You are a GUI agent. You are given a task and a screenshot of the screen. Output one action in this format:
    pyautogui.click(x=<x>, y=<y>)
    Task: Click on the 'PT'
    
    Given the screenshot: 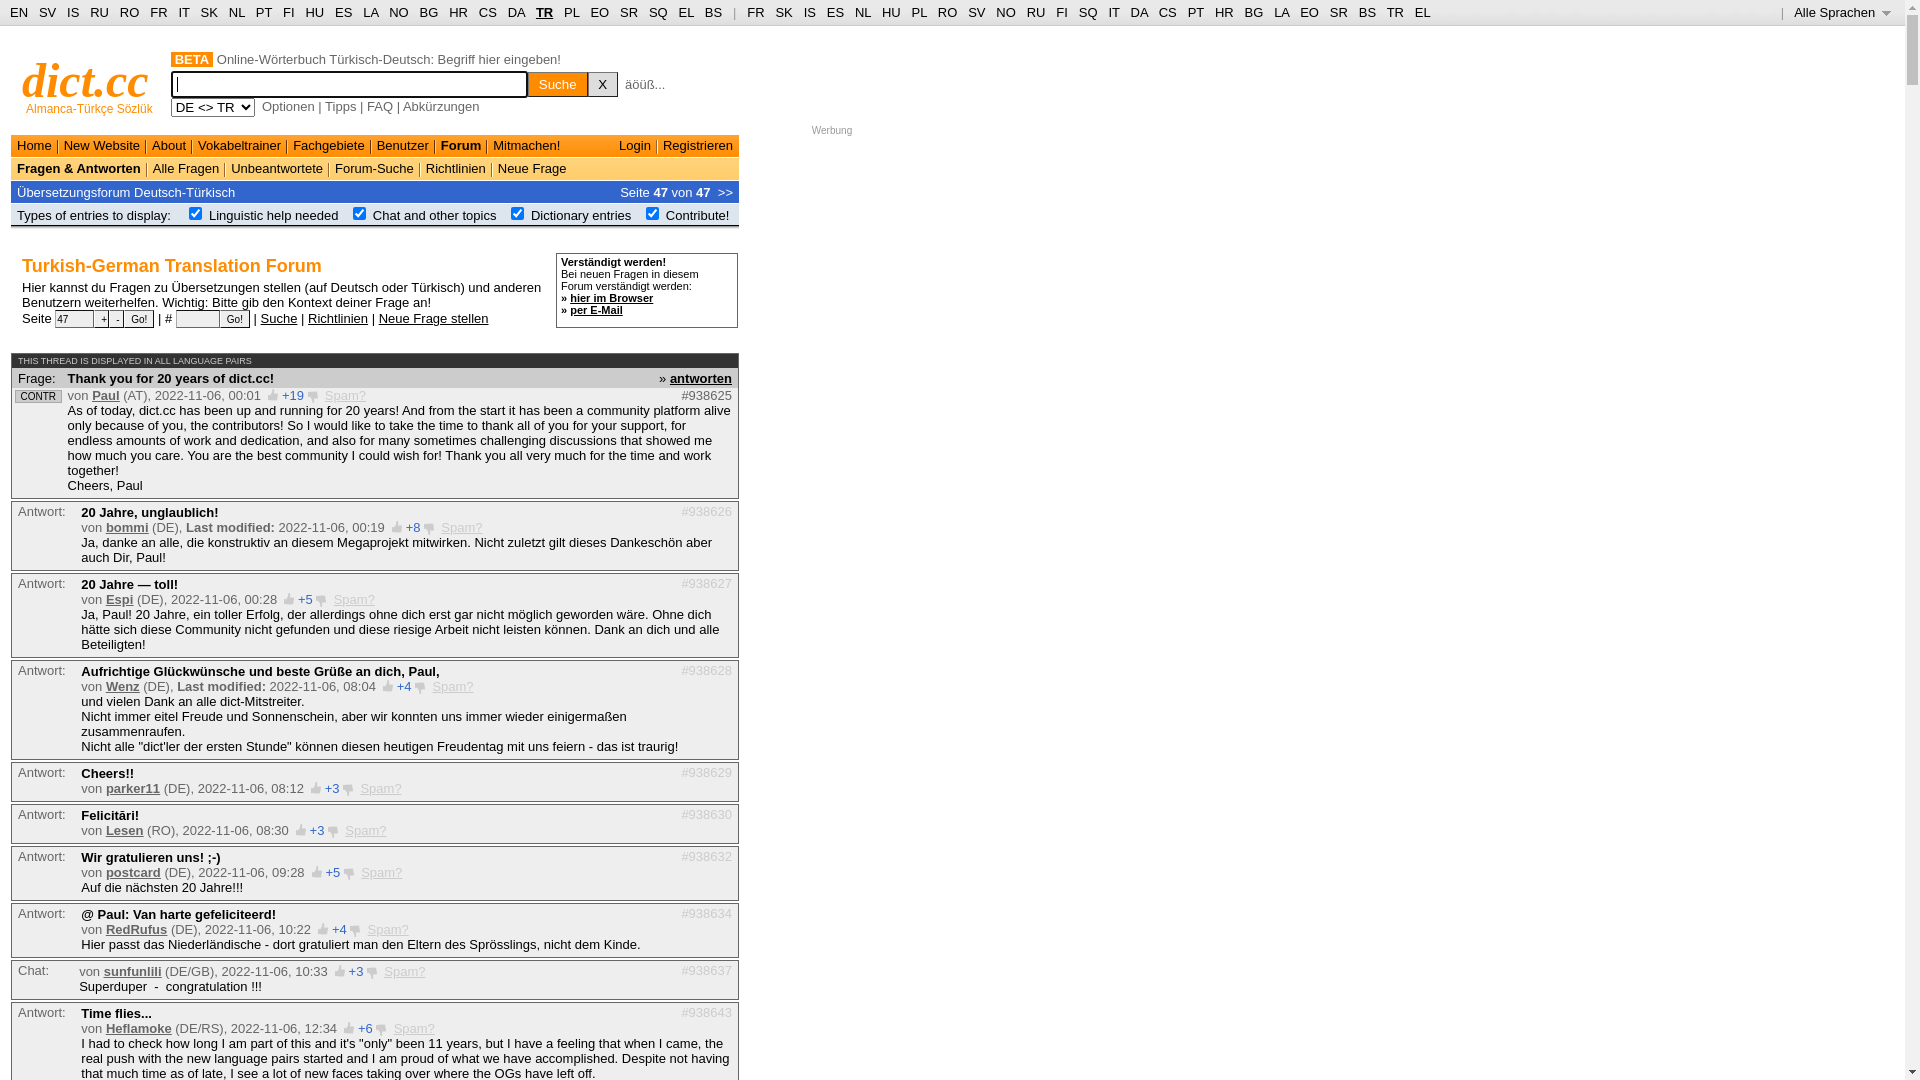 What is the action you would take?
    pyautogui.click(x=1195, y=12)
    